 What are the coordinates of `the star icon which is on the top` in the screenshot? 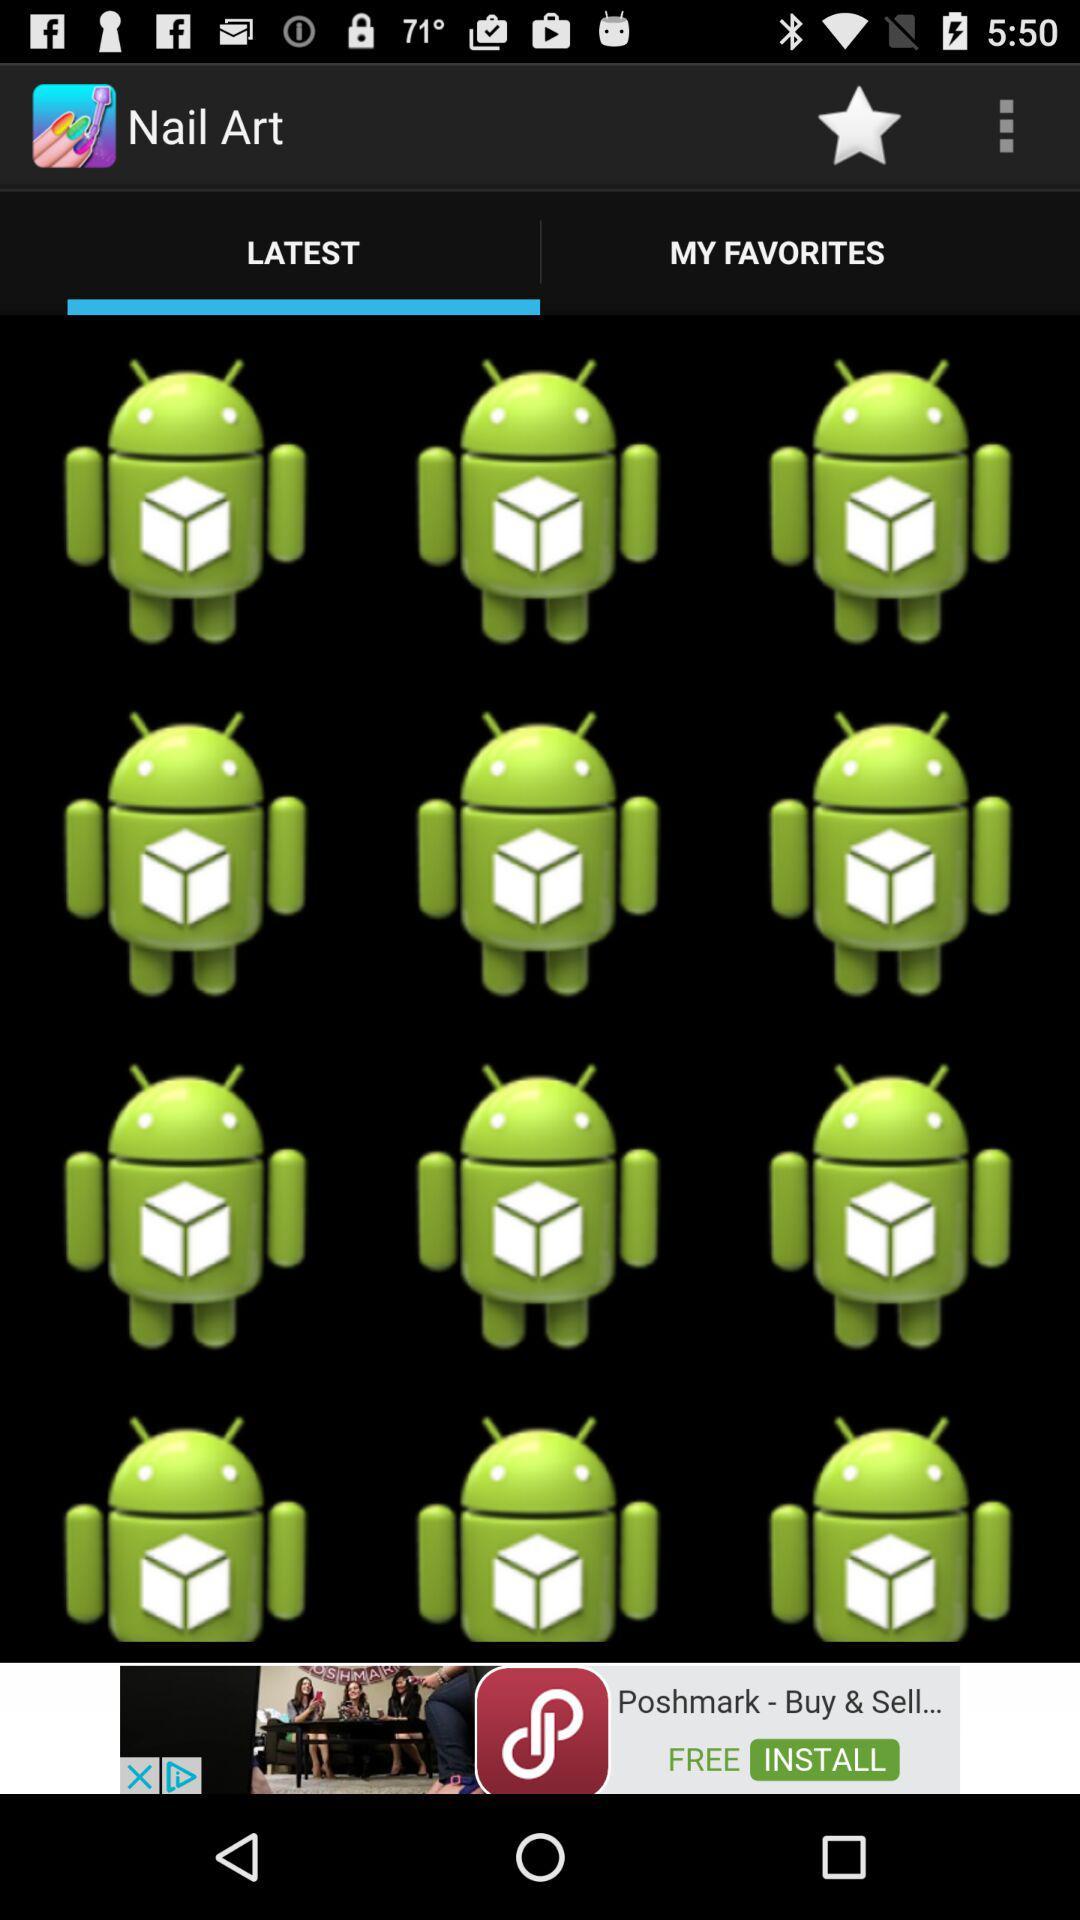 It's located at (858, 124).